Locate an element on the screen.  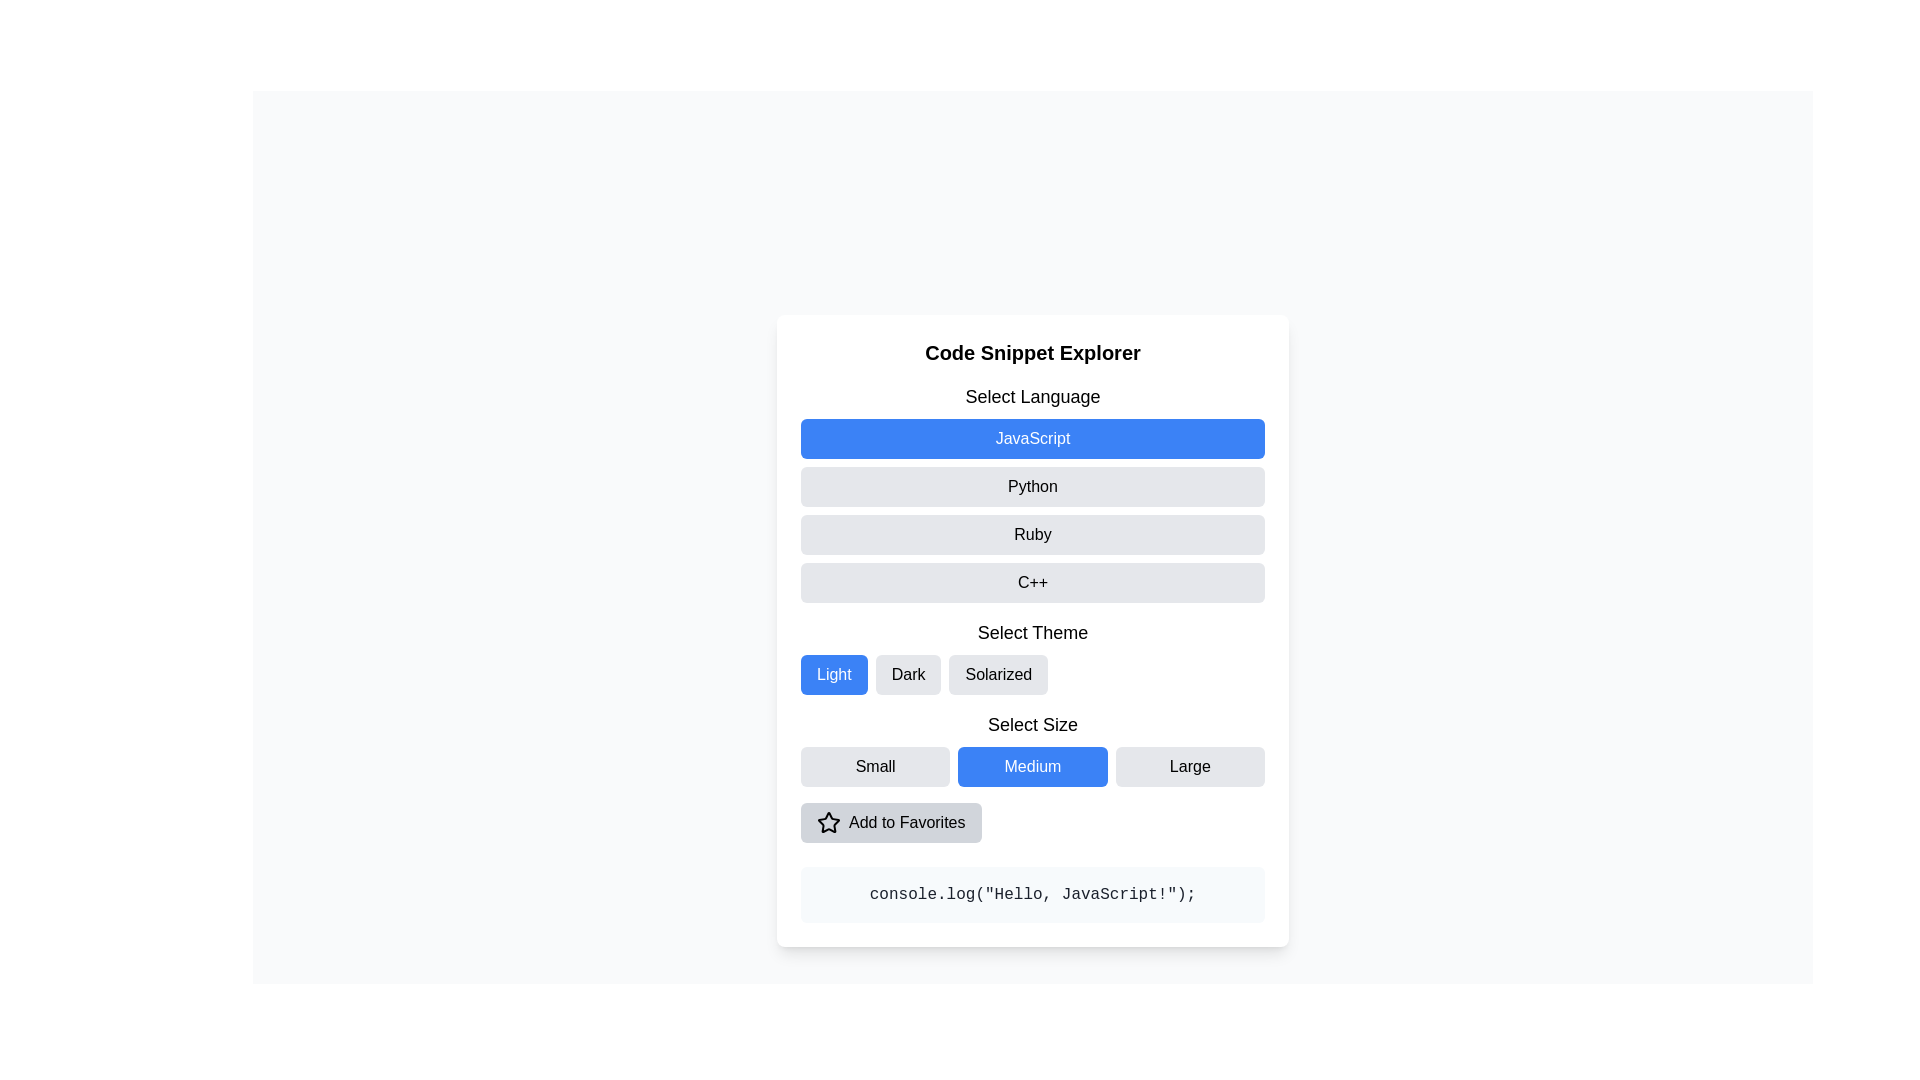
the 'Medium' size selection button, which is the second button in a horizontal row of size options labeled 'Select Size' is located at coordinates (1032, 766).